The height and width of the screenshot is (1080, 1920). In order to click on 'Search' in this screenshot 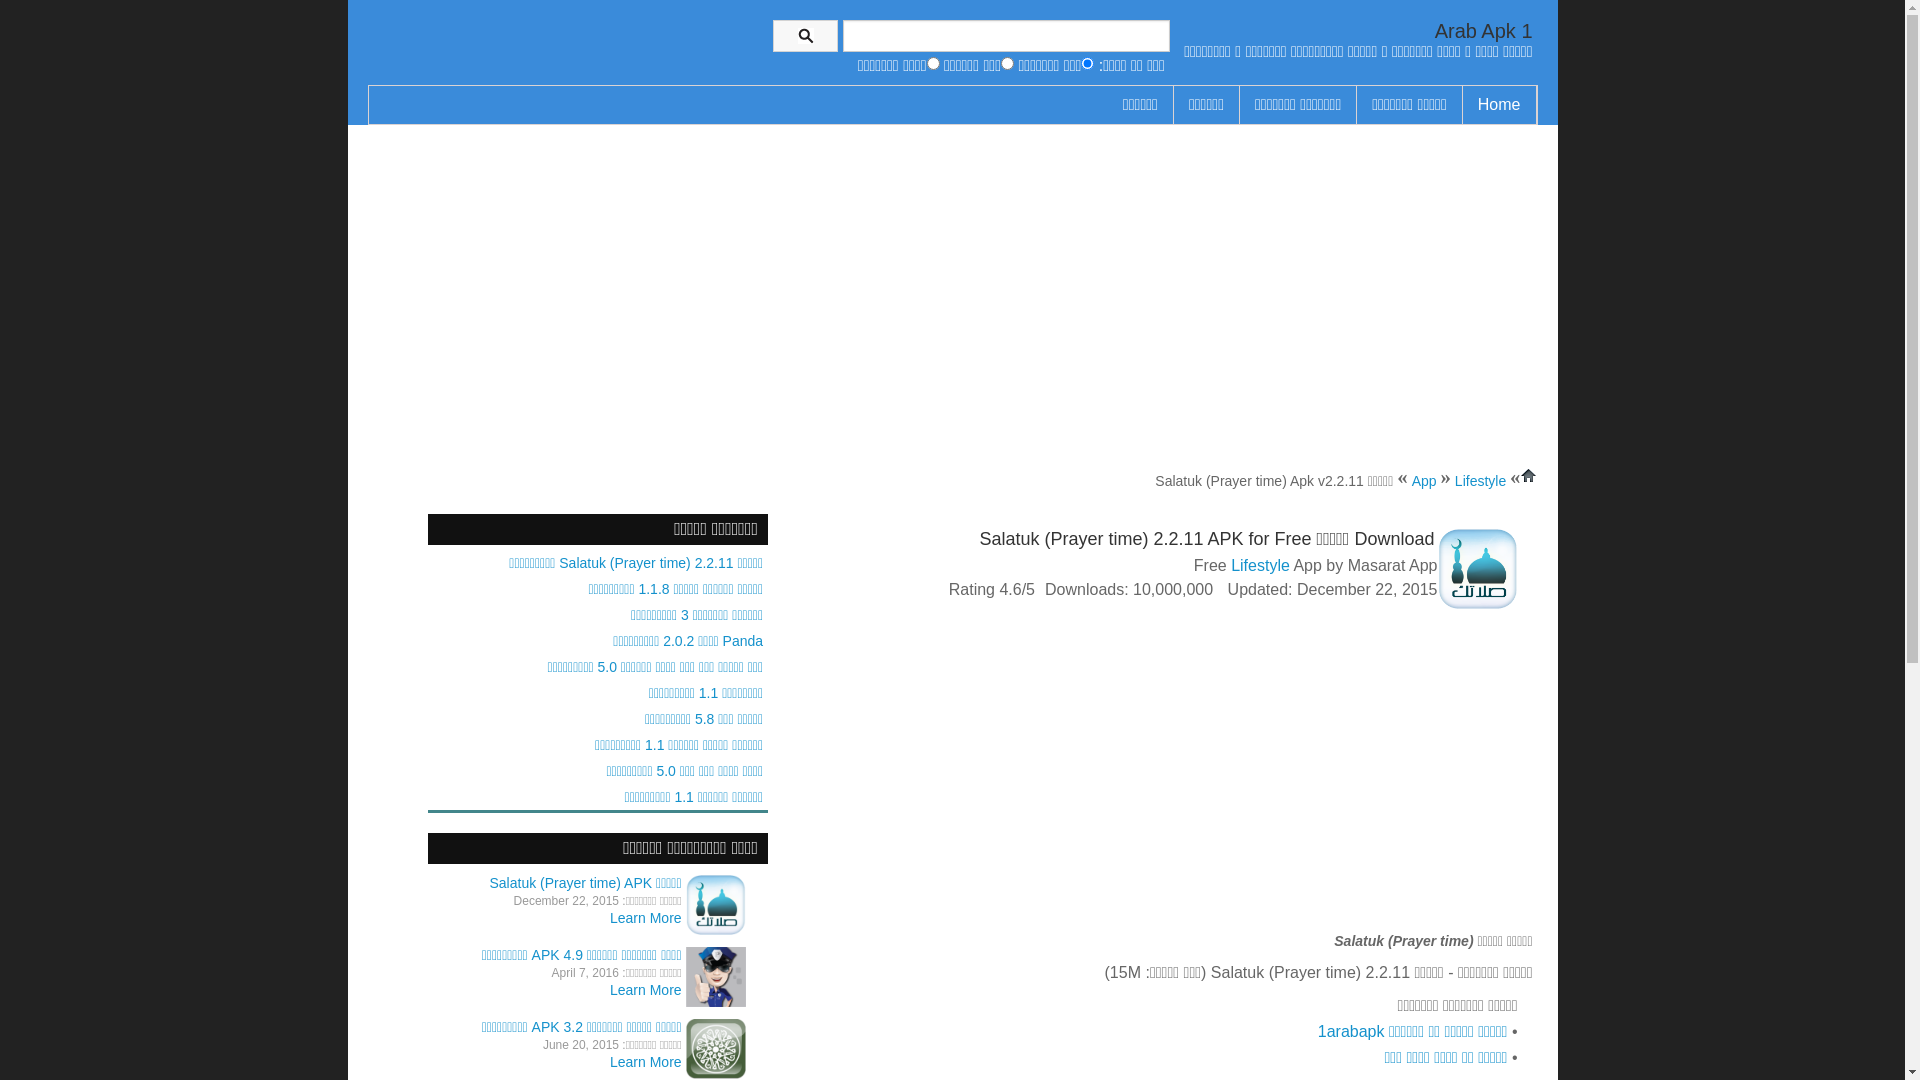, I will do `click(805, 35)`.